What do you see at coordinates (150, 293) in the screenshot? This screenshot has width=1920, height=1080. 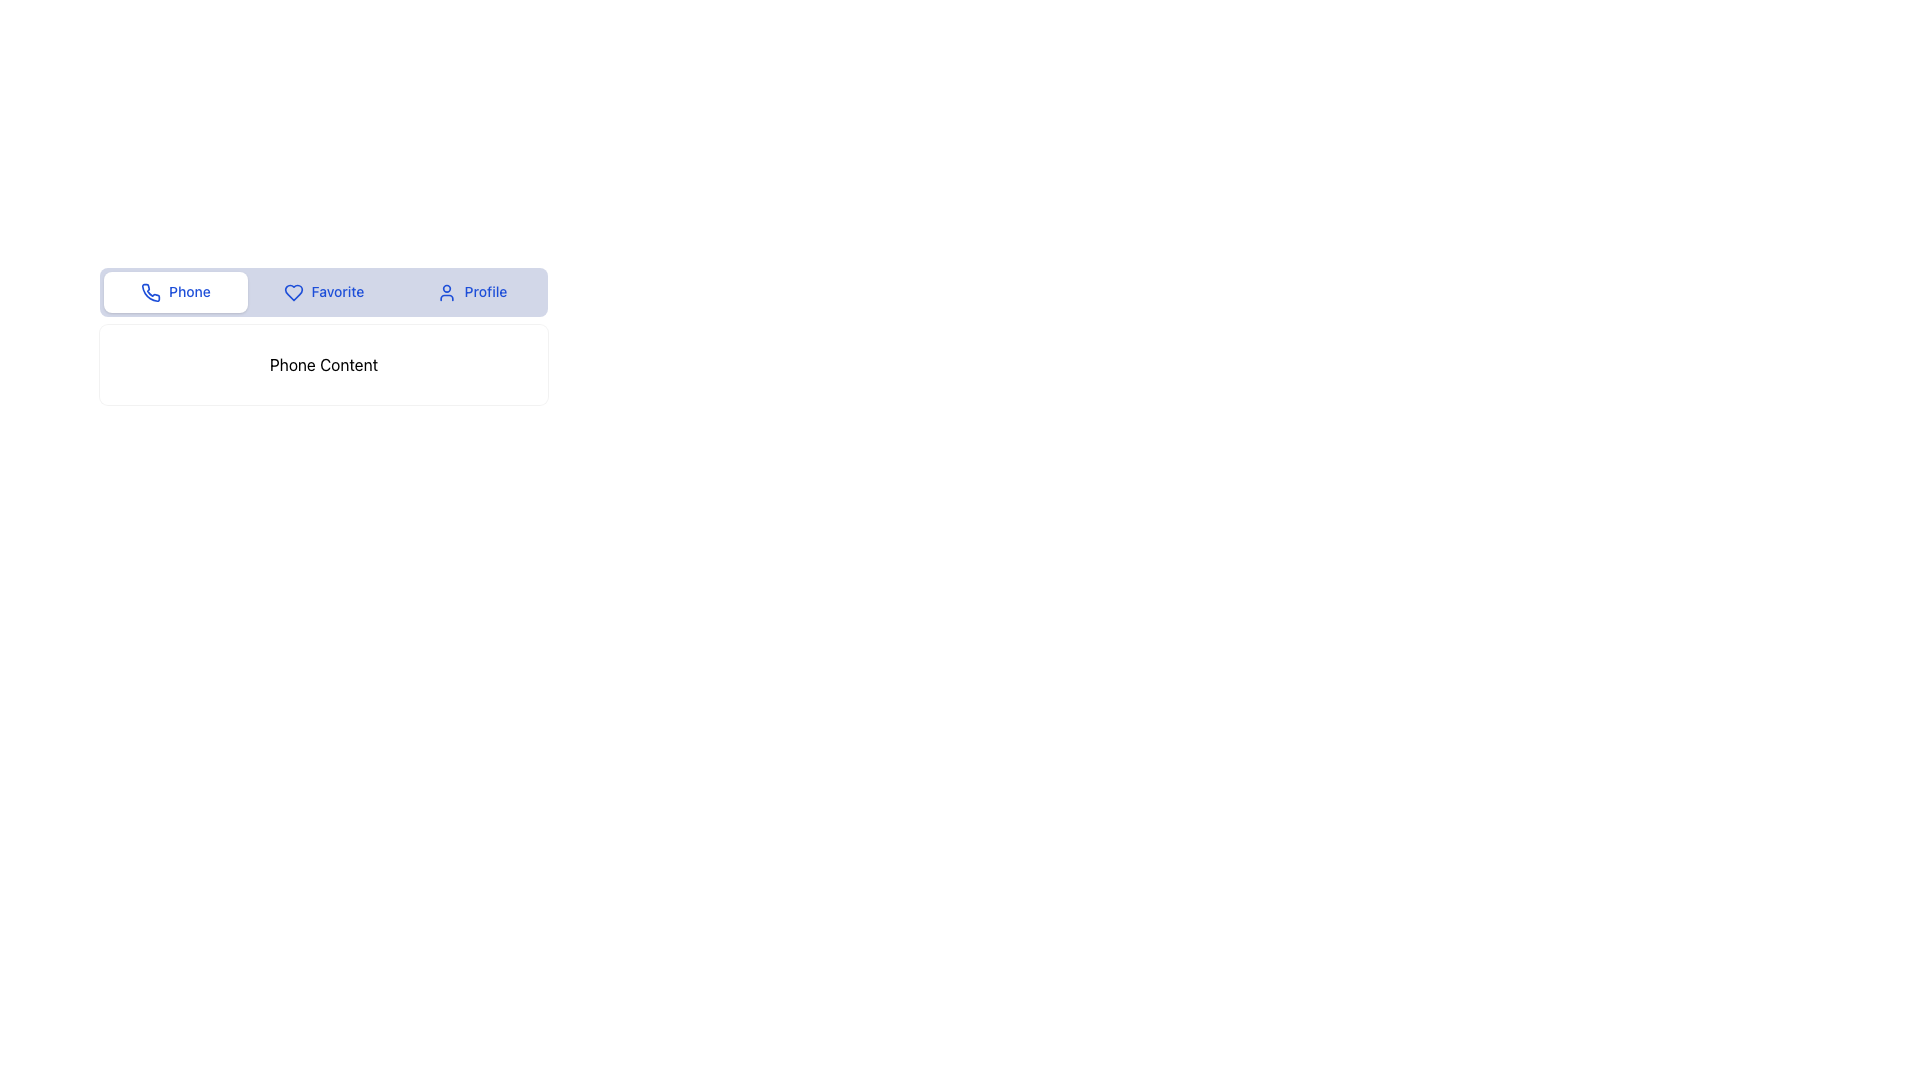 I see `the blue telephone receiver icon within the 'Phone' button located in the top-left navigation bar` at bounding box center [150, 293].